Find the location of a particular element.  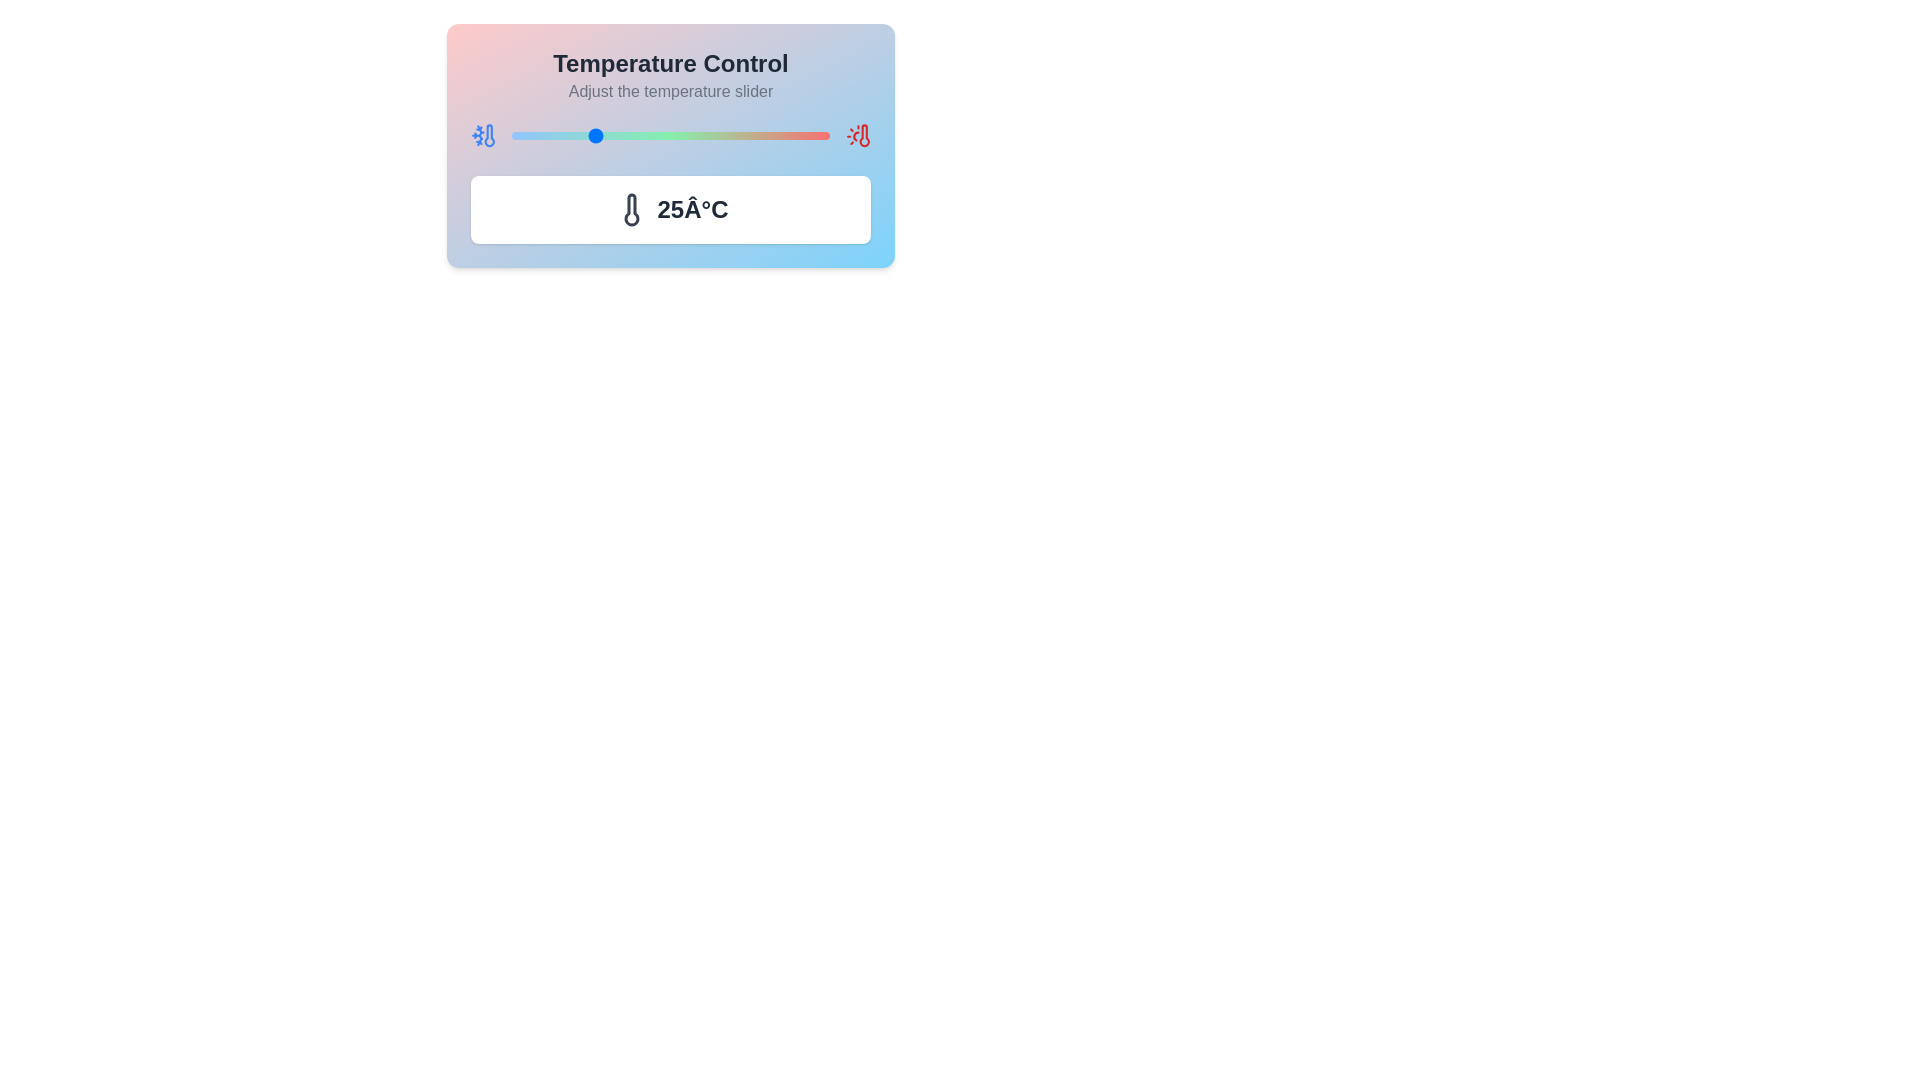

the temperature to 80°C by adjusting the slider is located at coordinates (765, 135).